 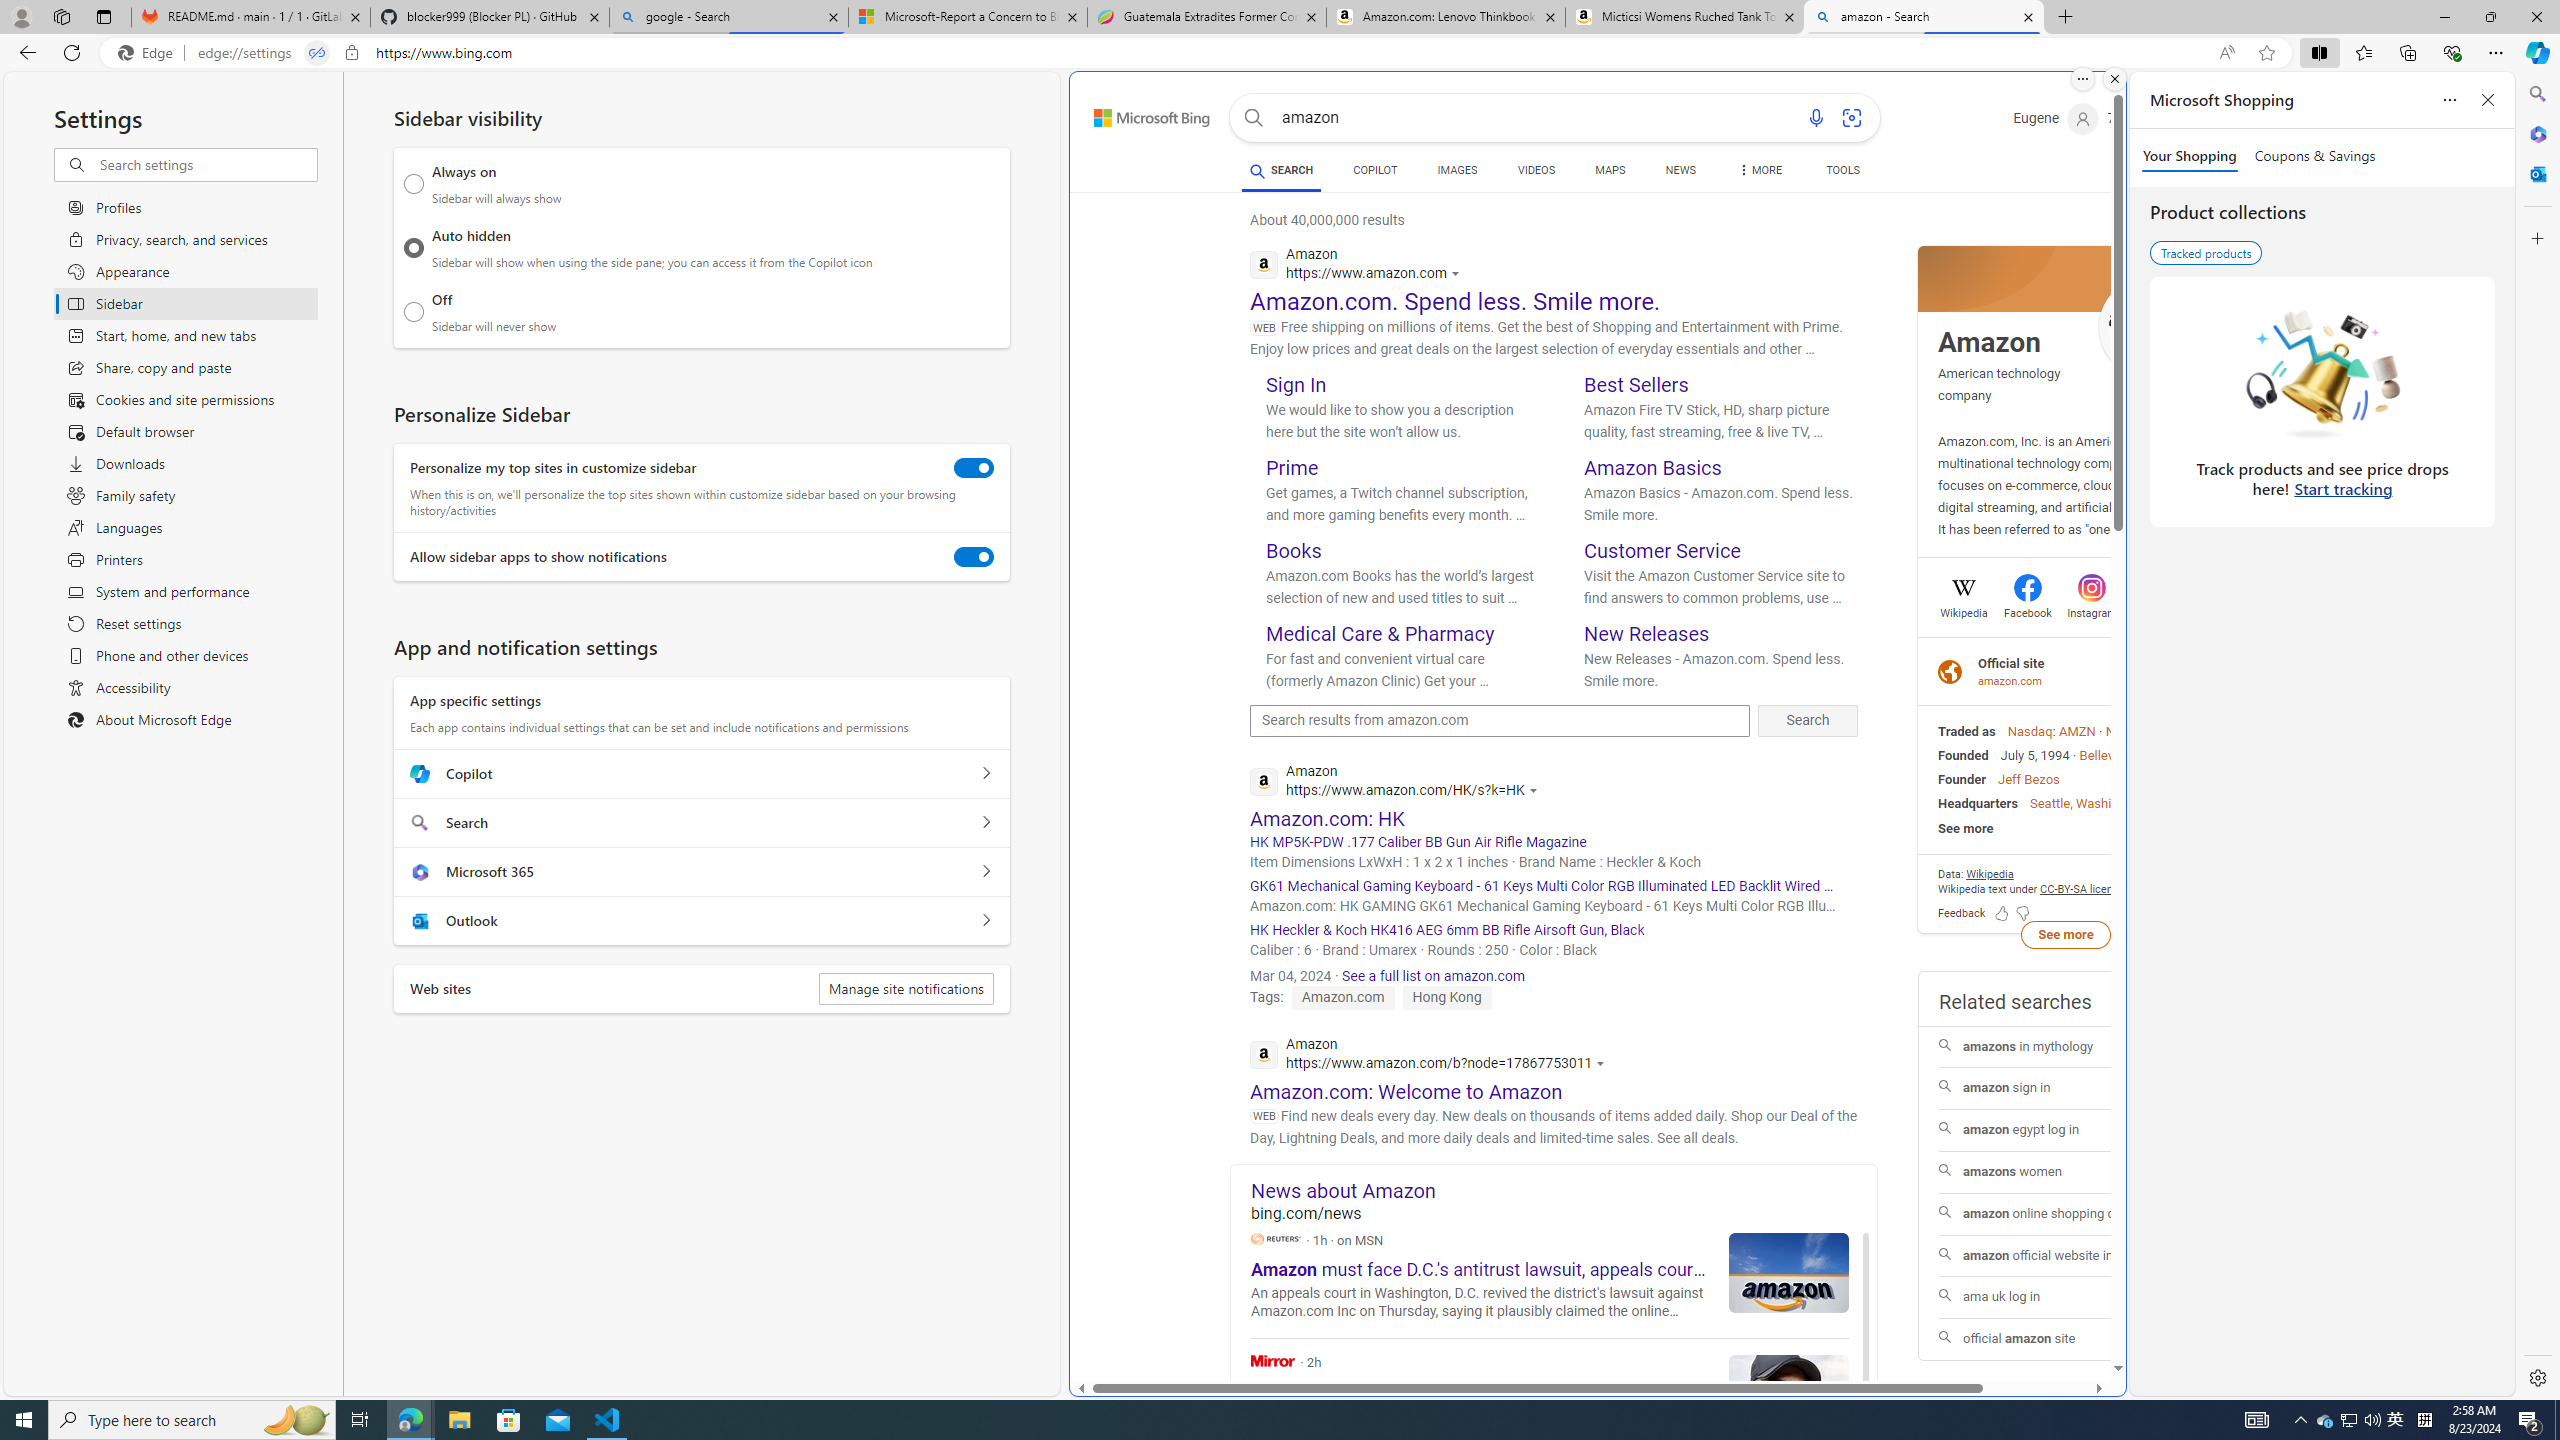 I want to click on 'Amazon.com. Spend less. Smile more.', so click(x=1455, y=299).